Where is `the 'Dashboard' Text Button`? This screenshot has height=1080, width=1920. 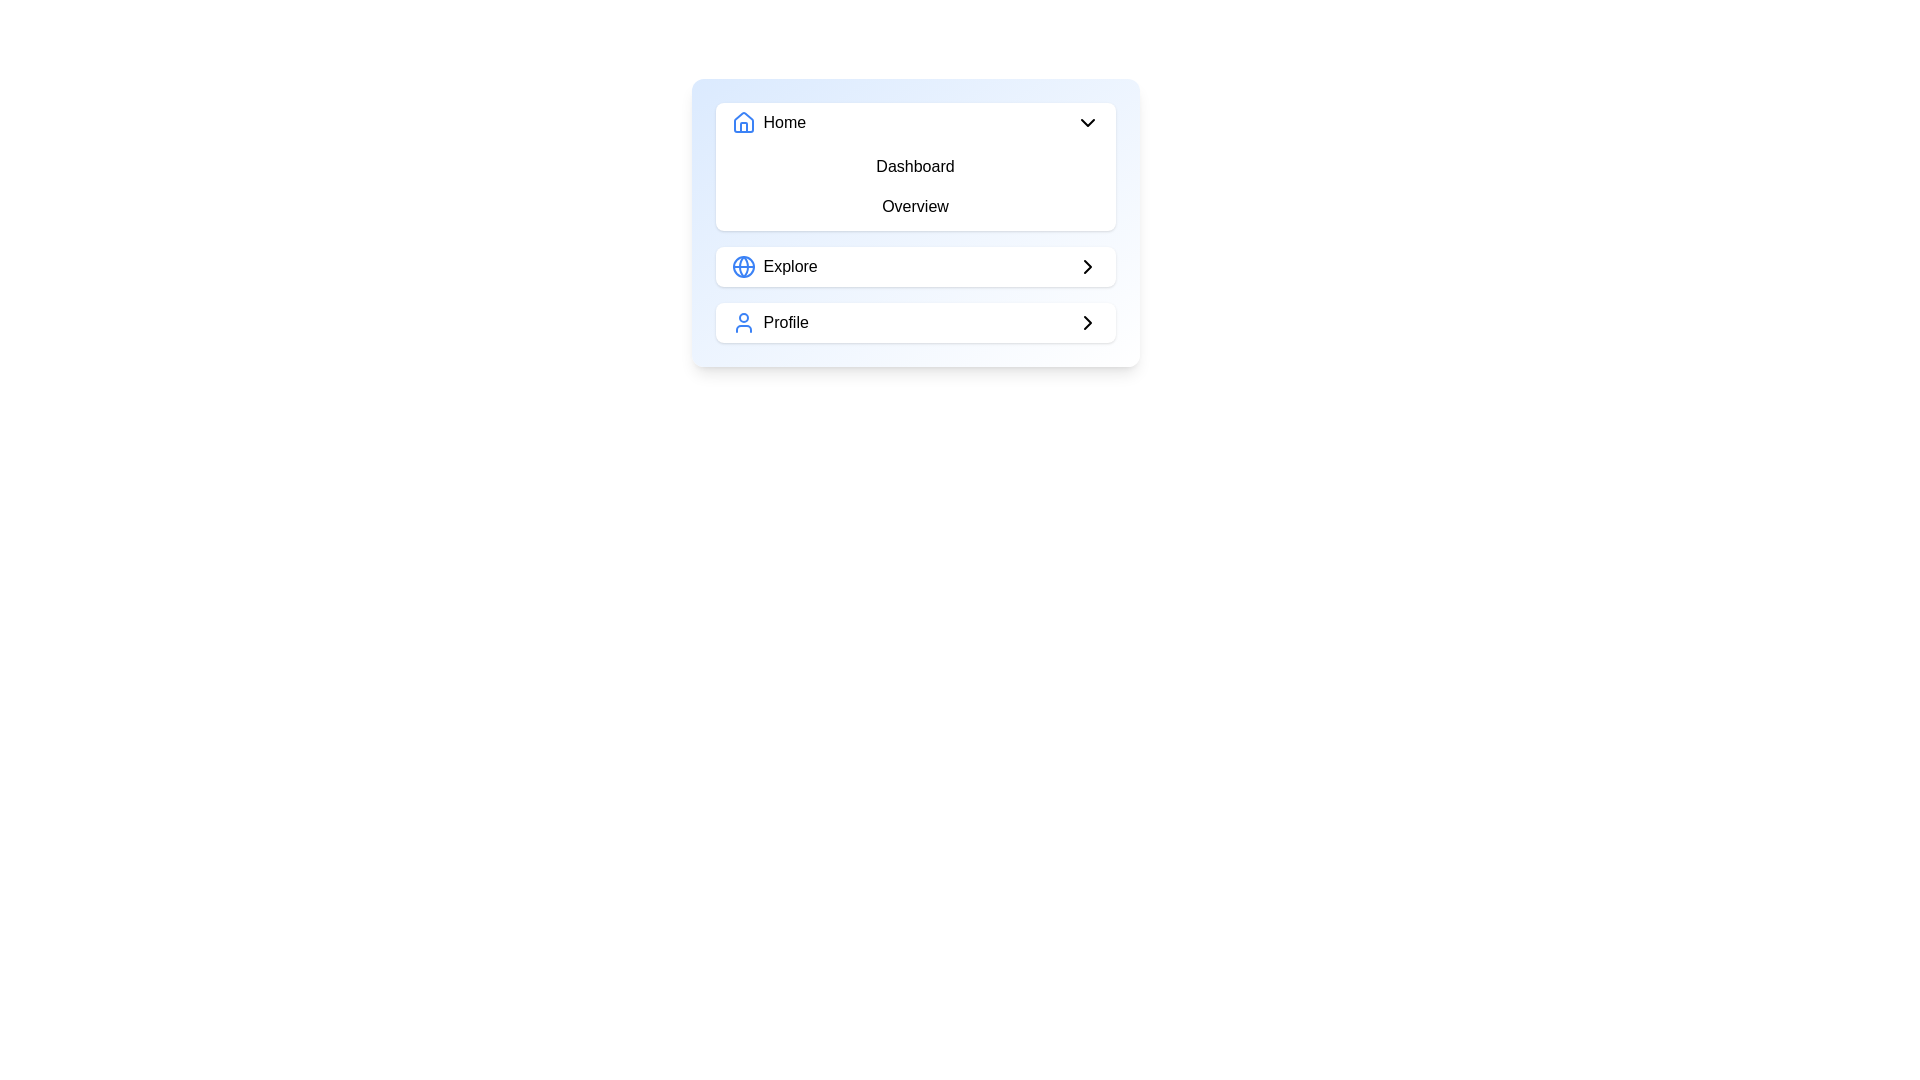 the 'Dashboard' Text Button is located at coordinates (914, 165).